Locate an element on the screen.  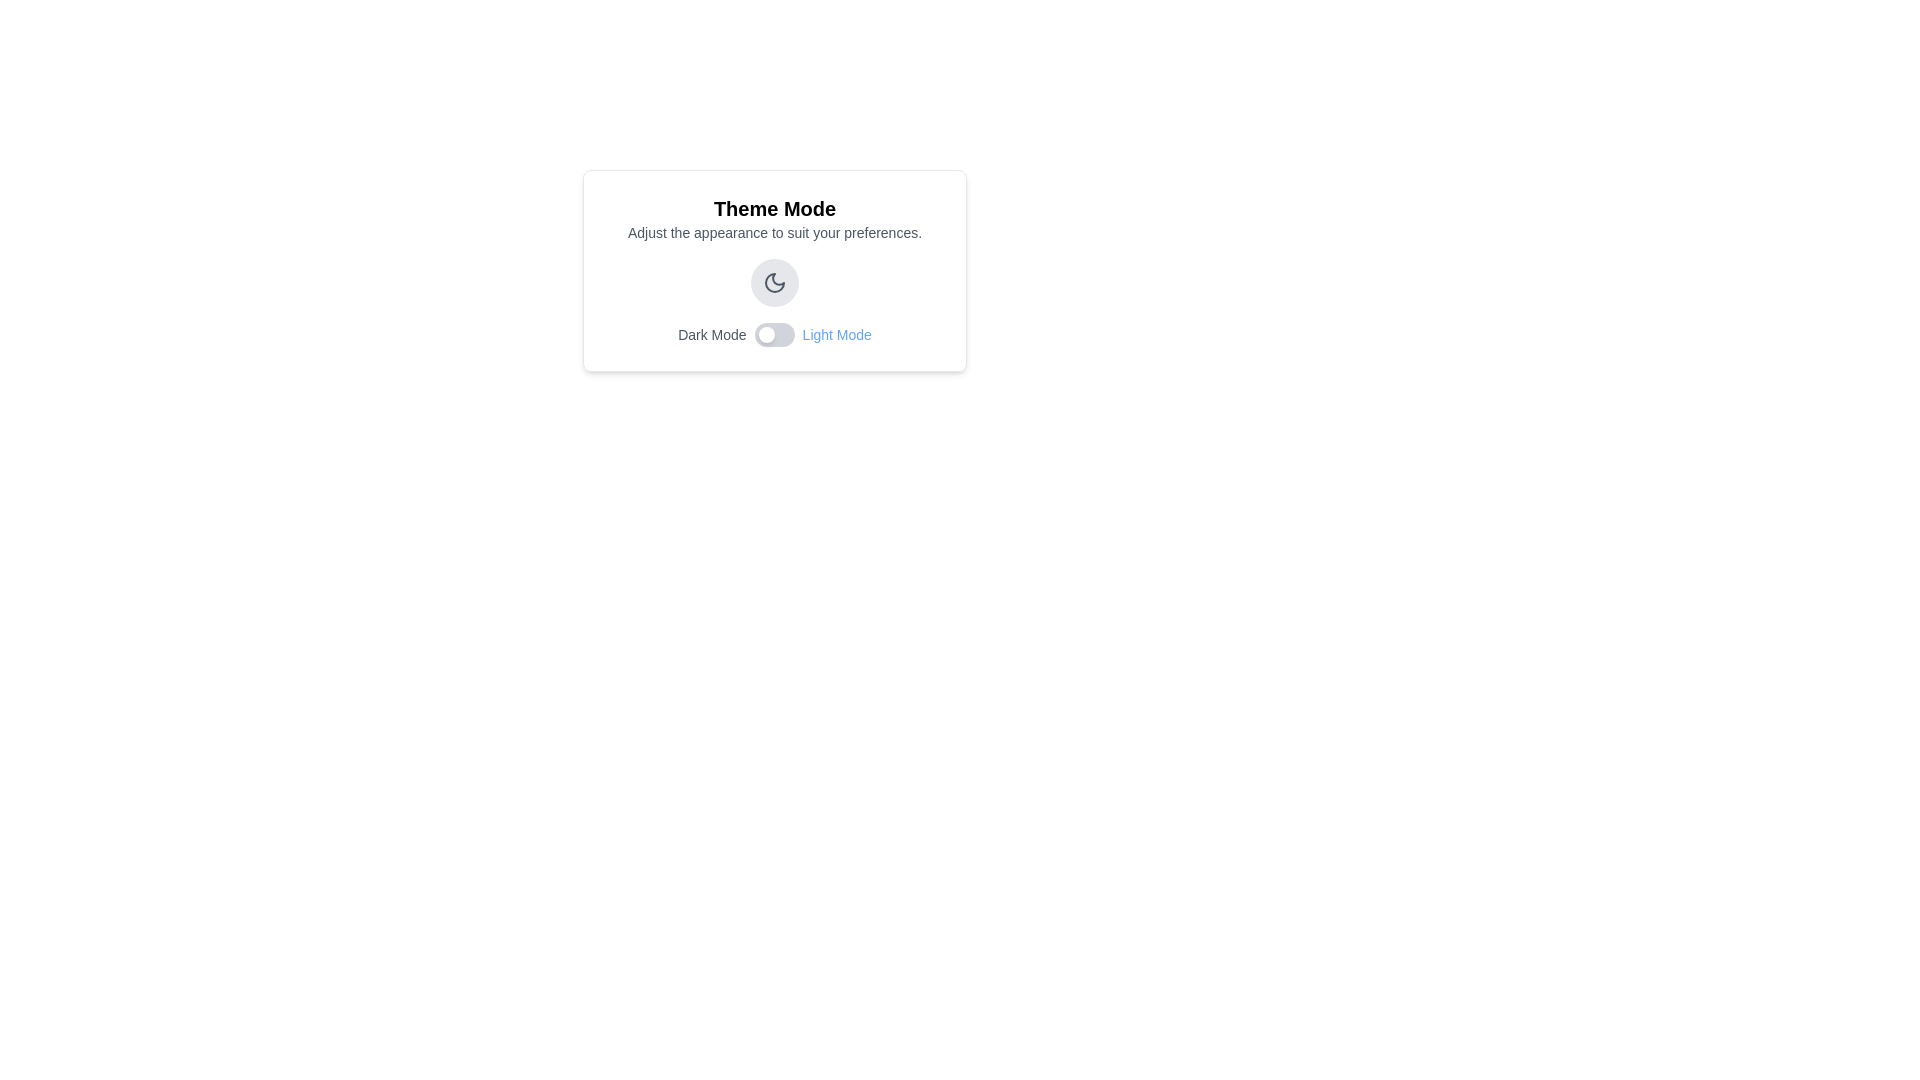
the toggle icon/button for switching between dark and light modes, located centrally below the 'Theme Mode' title and above the toggle switch is located at coordinates (773, 282).